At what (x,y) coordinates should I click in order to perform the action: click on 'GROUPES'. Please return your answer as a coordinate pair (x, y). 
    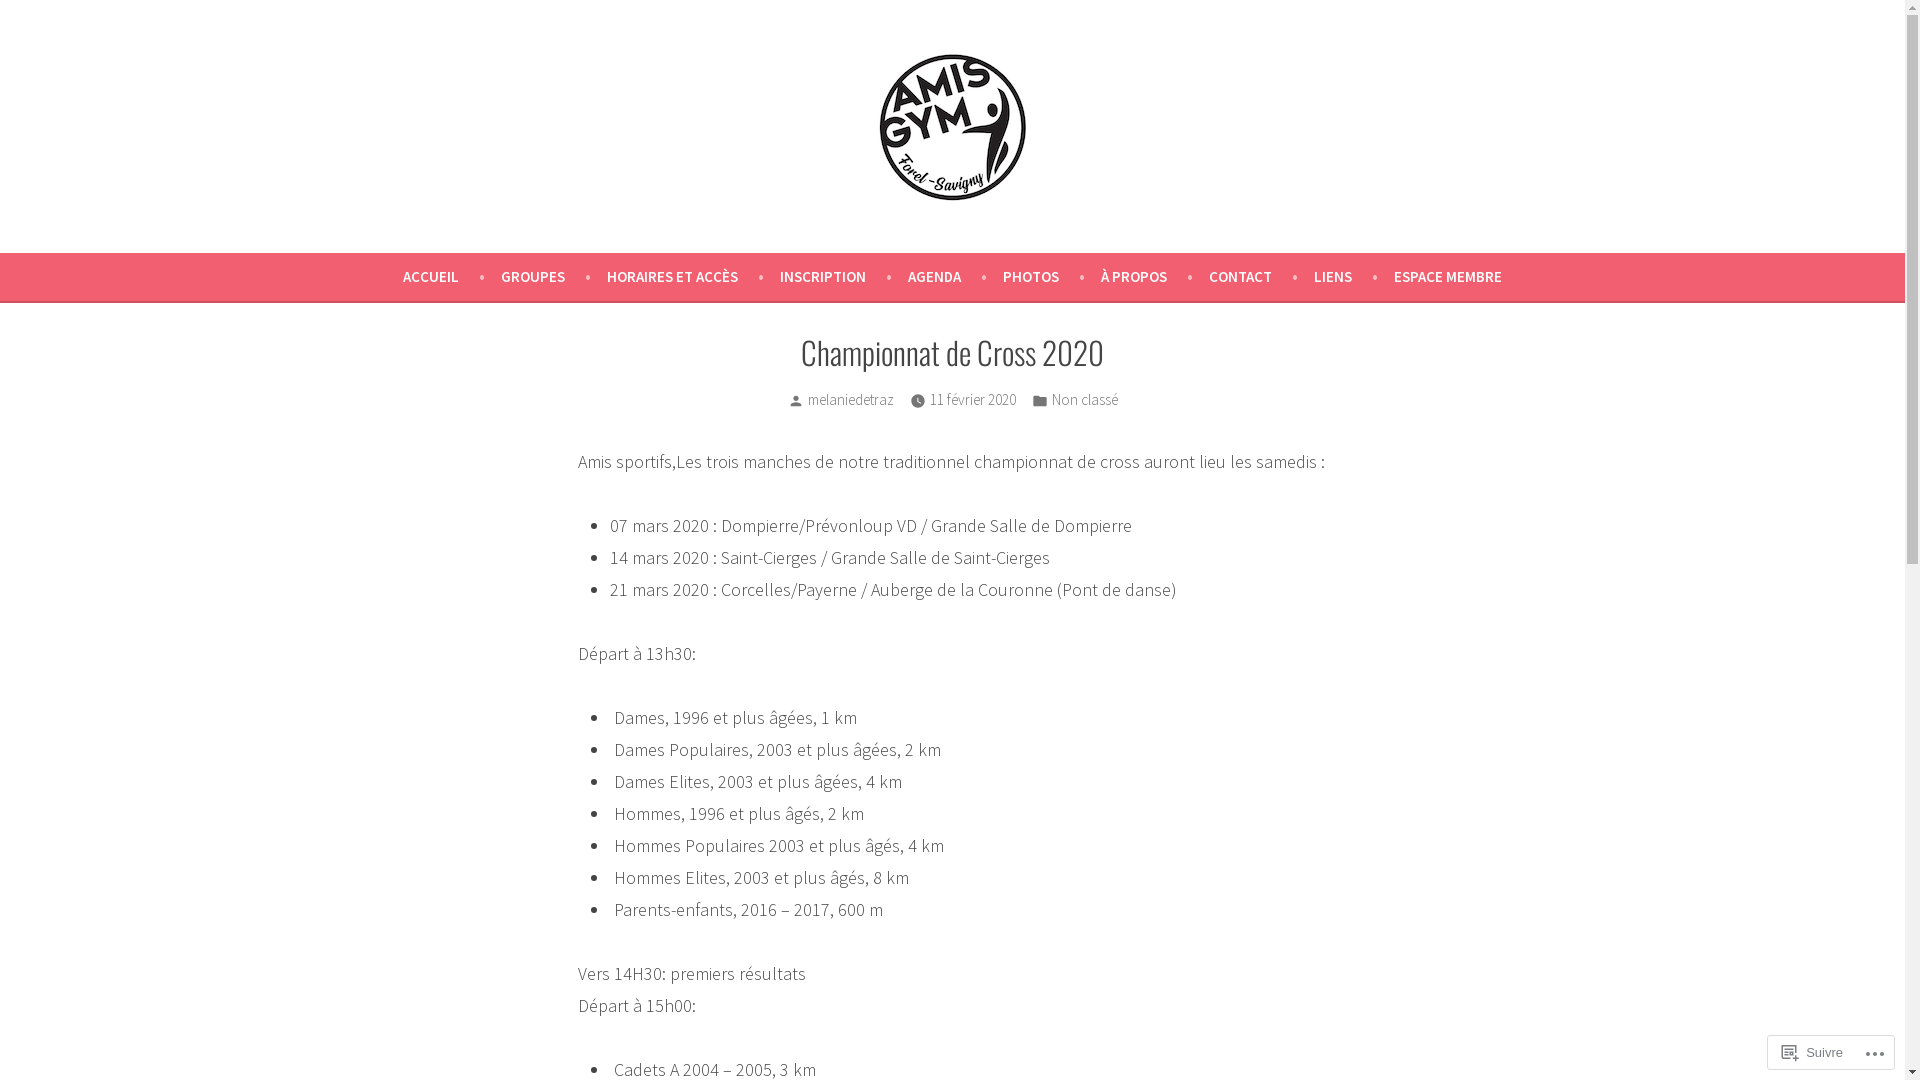
    Looking at the image, I should click on (553, 277).